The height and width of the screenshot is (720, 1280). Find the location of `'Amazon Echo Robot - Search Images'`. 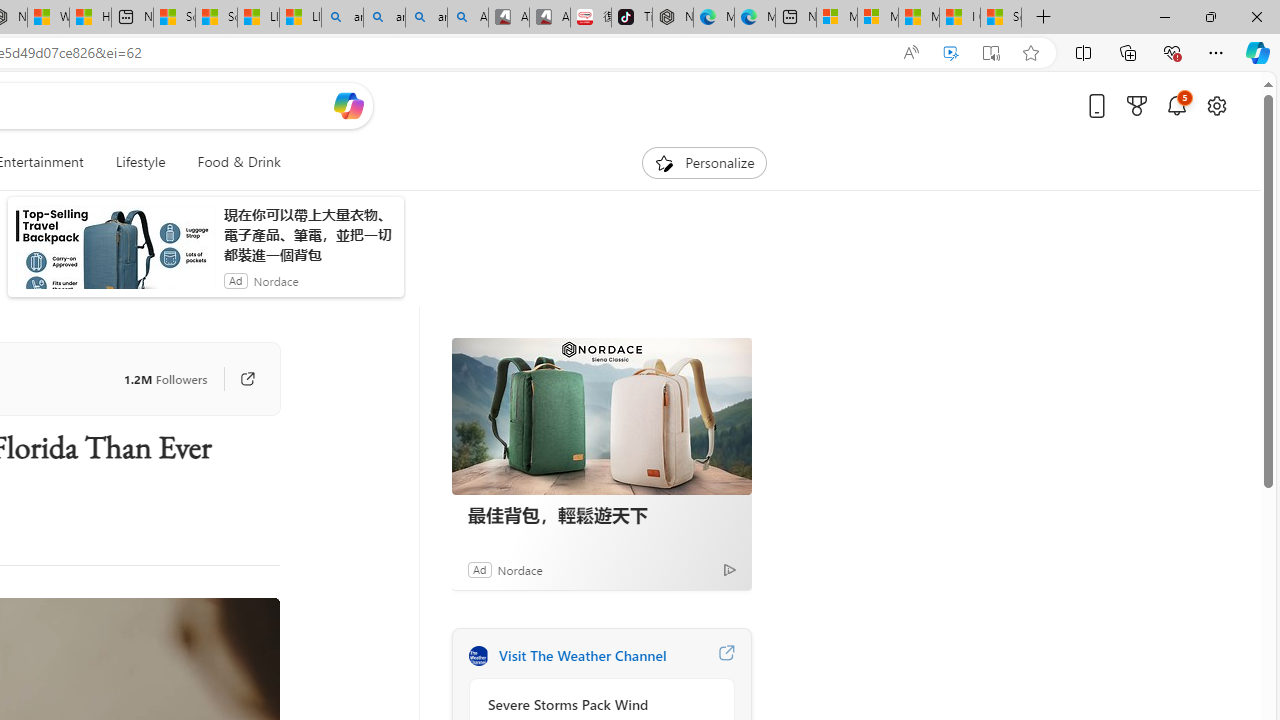

'Amazon Echo Robot - Search Images' is located at coordinates (466, 17).